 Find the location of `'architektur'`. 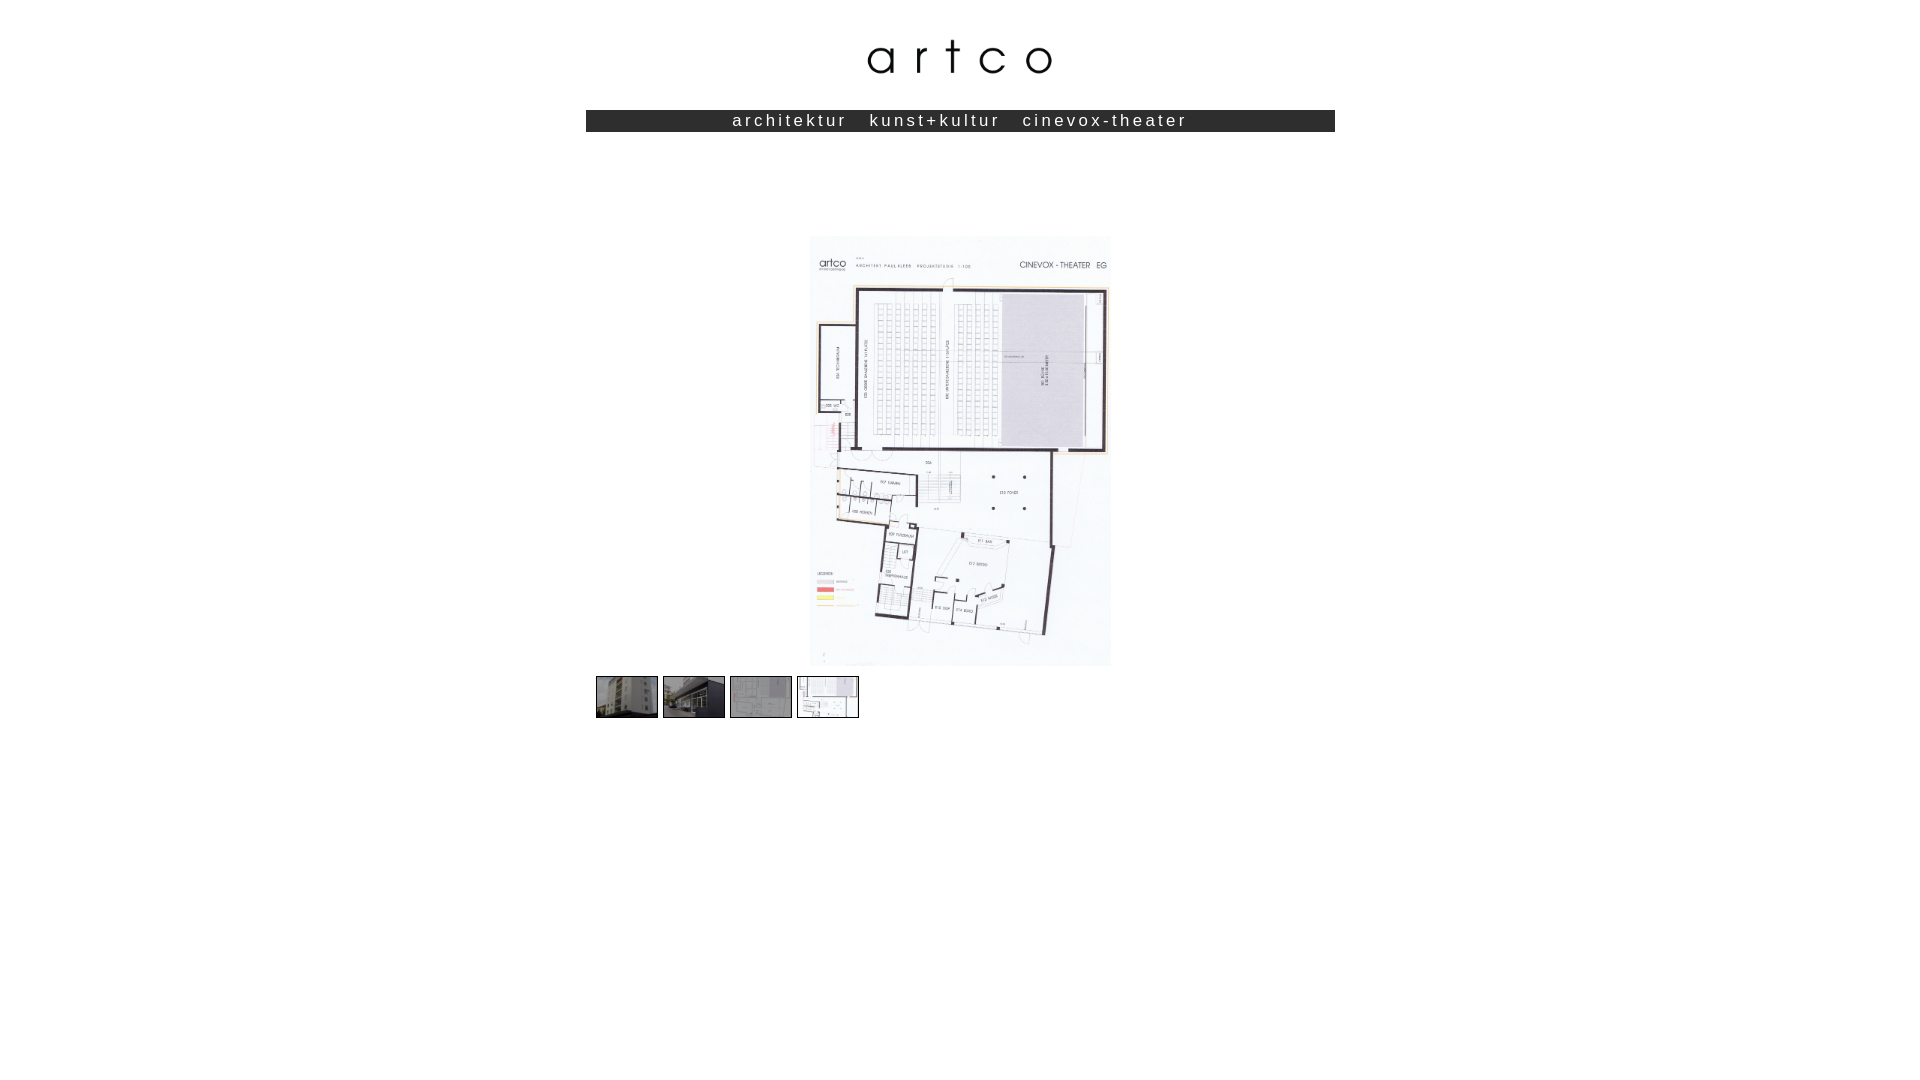

'architektur' is located at coordinates (788, 120).